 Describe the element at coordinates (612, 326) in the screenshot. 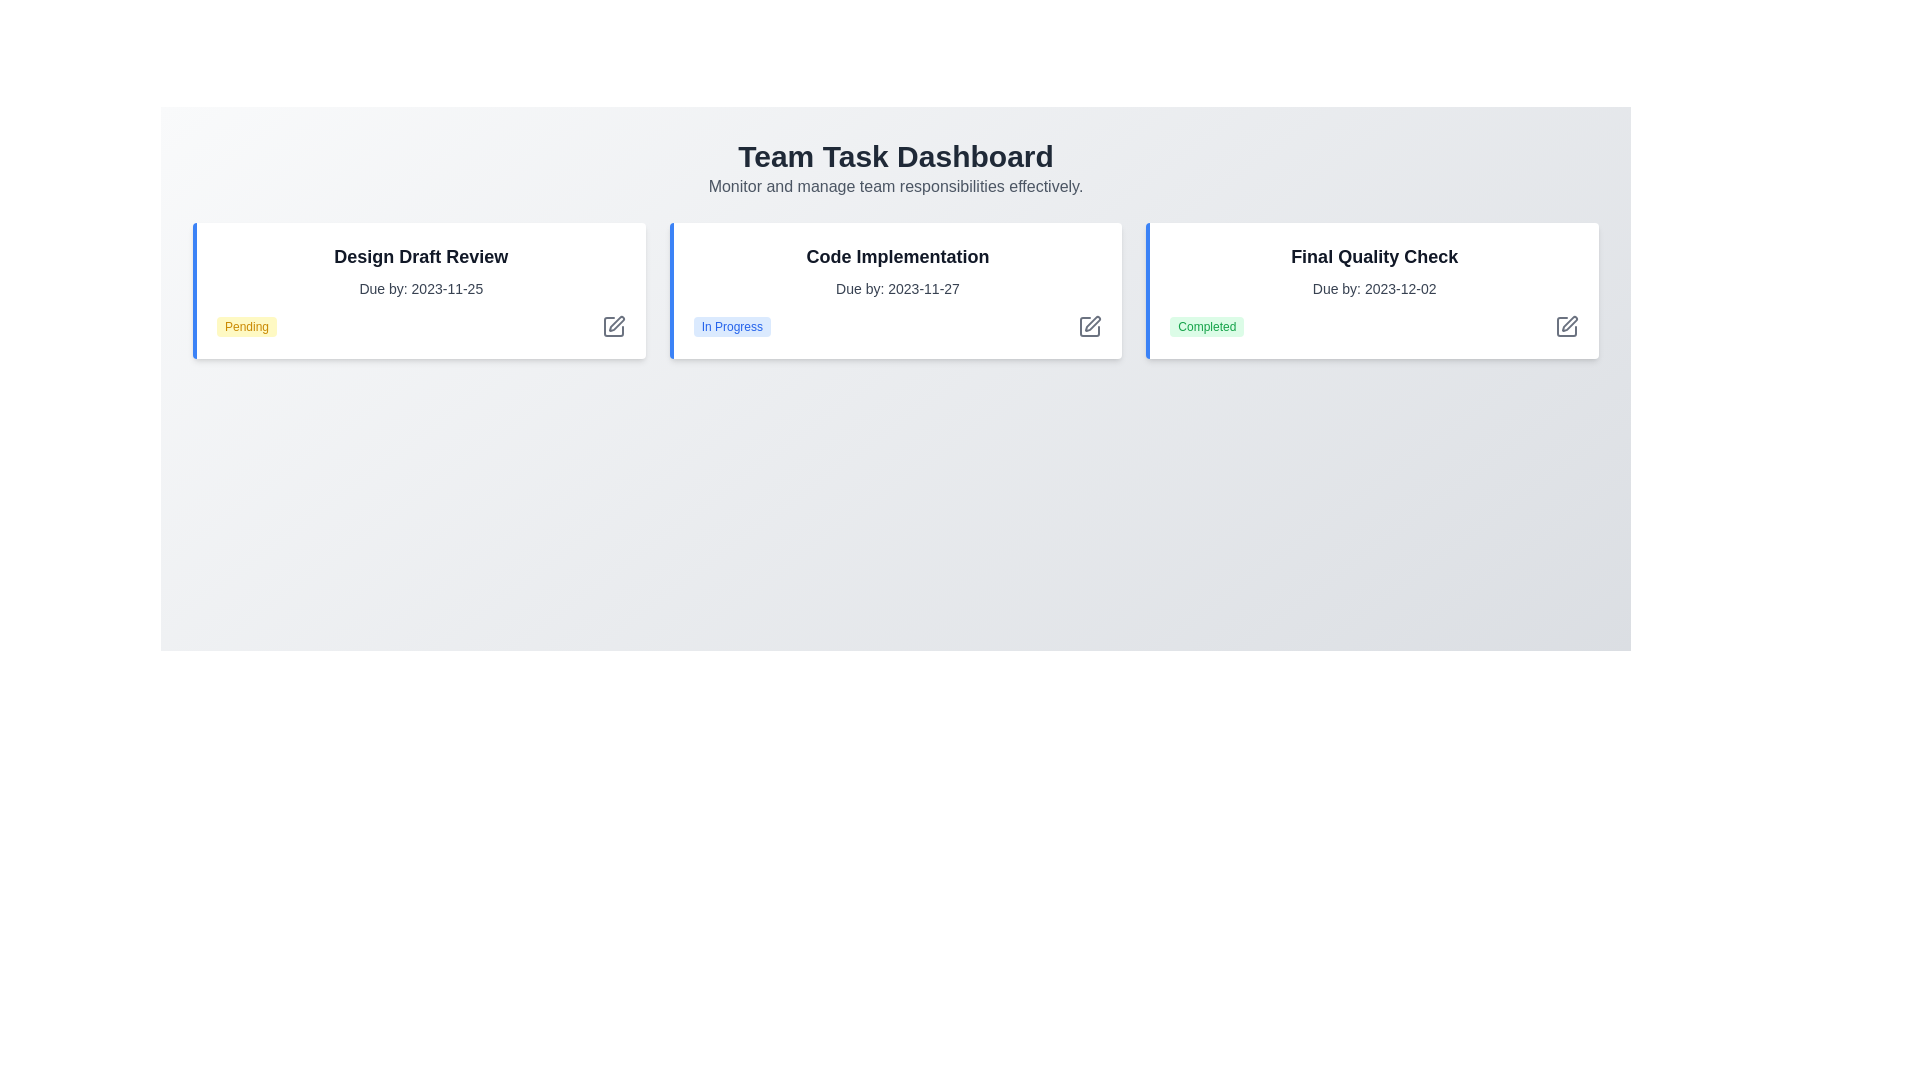

I see `the icon located at the right end of the 'Design Draft Review' card, adjacent to the red edit icon, to understand its meaning` at that location.